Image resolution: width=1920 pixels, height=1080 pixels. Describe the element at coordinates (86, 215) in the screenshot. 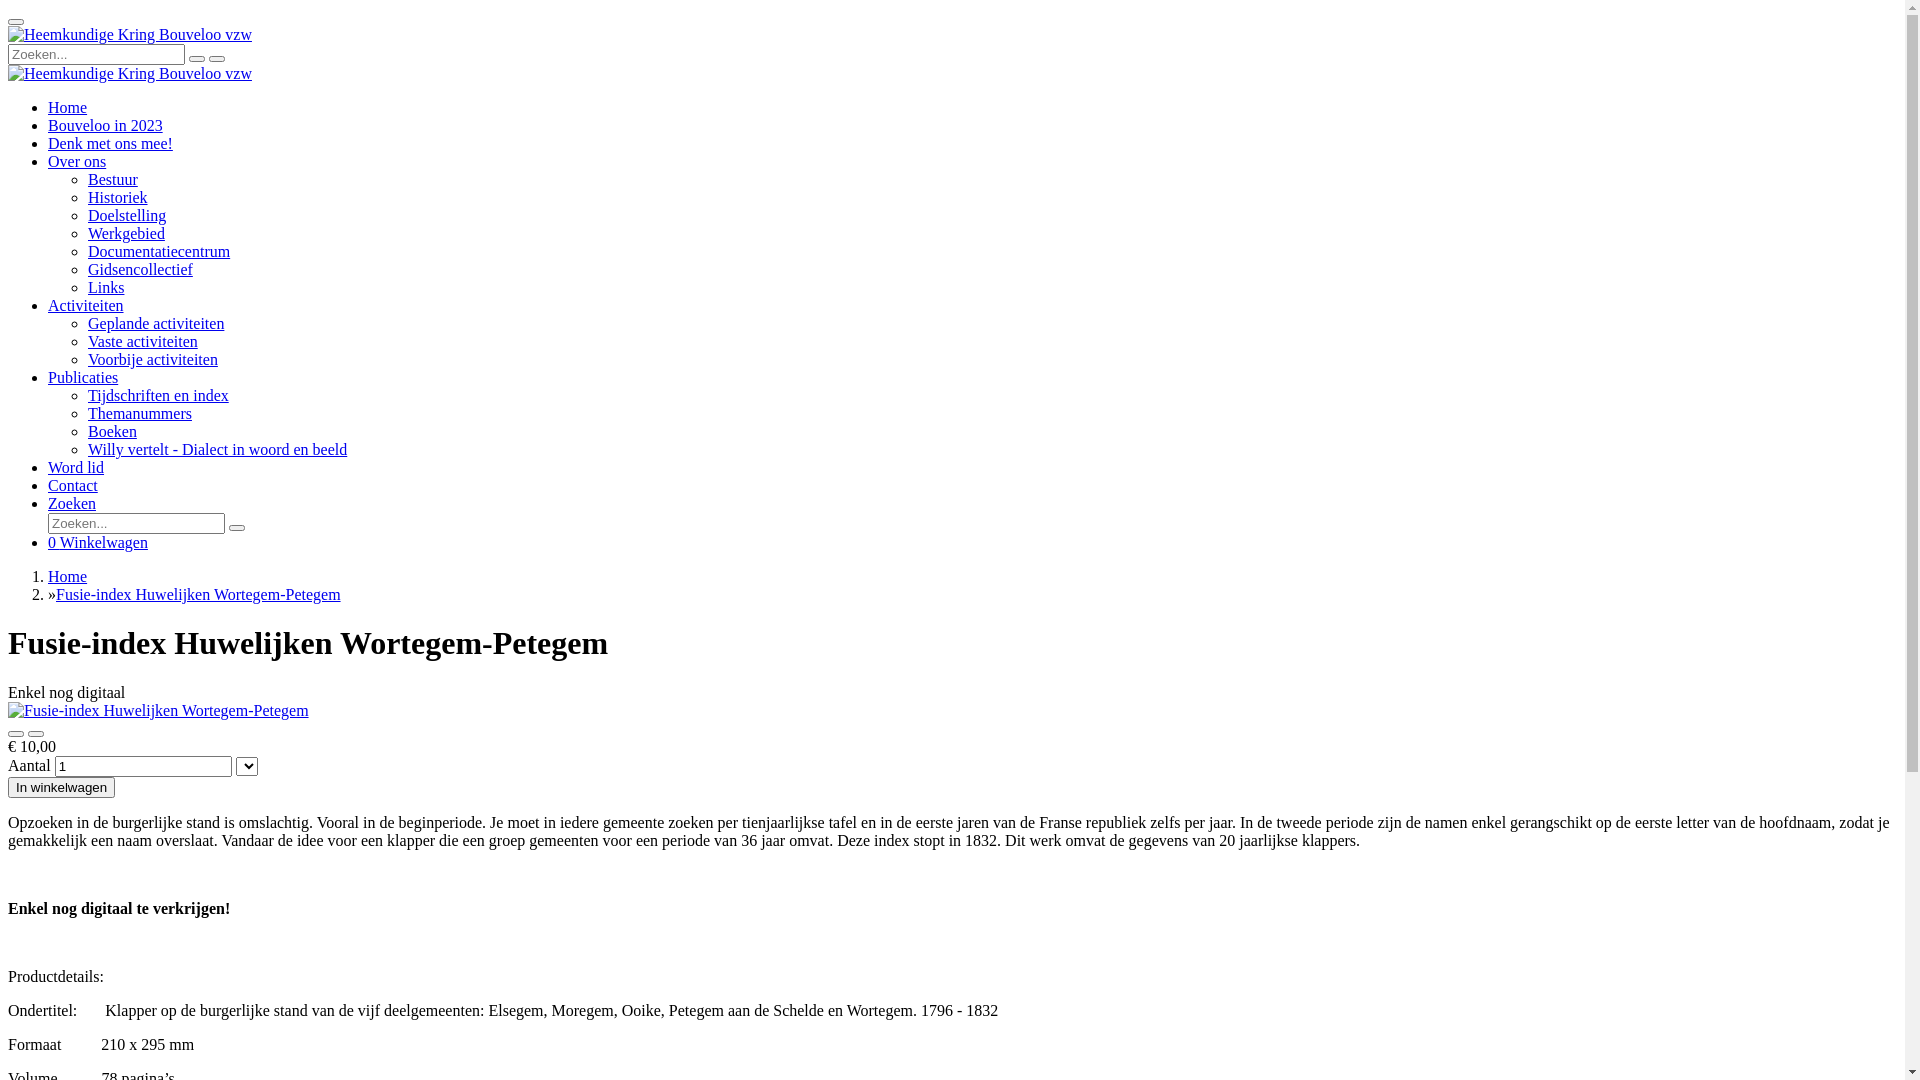

I see `'Doelstelling'` at that location.